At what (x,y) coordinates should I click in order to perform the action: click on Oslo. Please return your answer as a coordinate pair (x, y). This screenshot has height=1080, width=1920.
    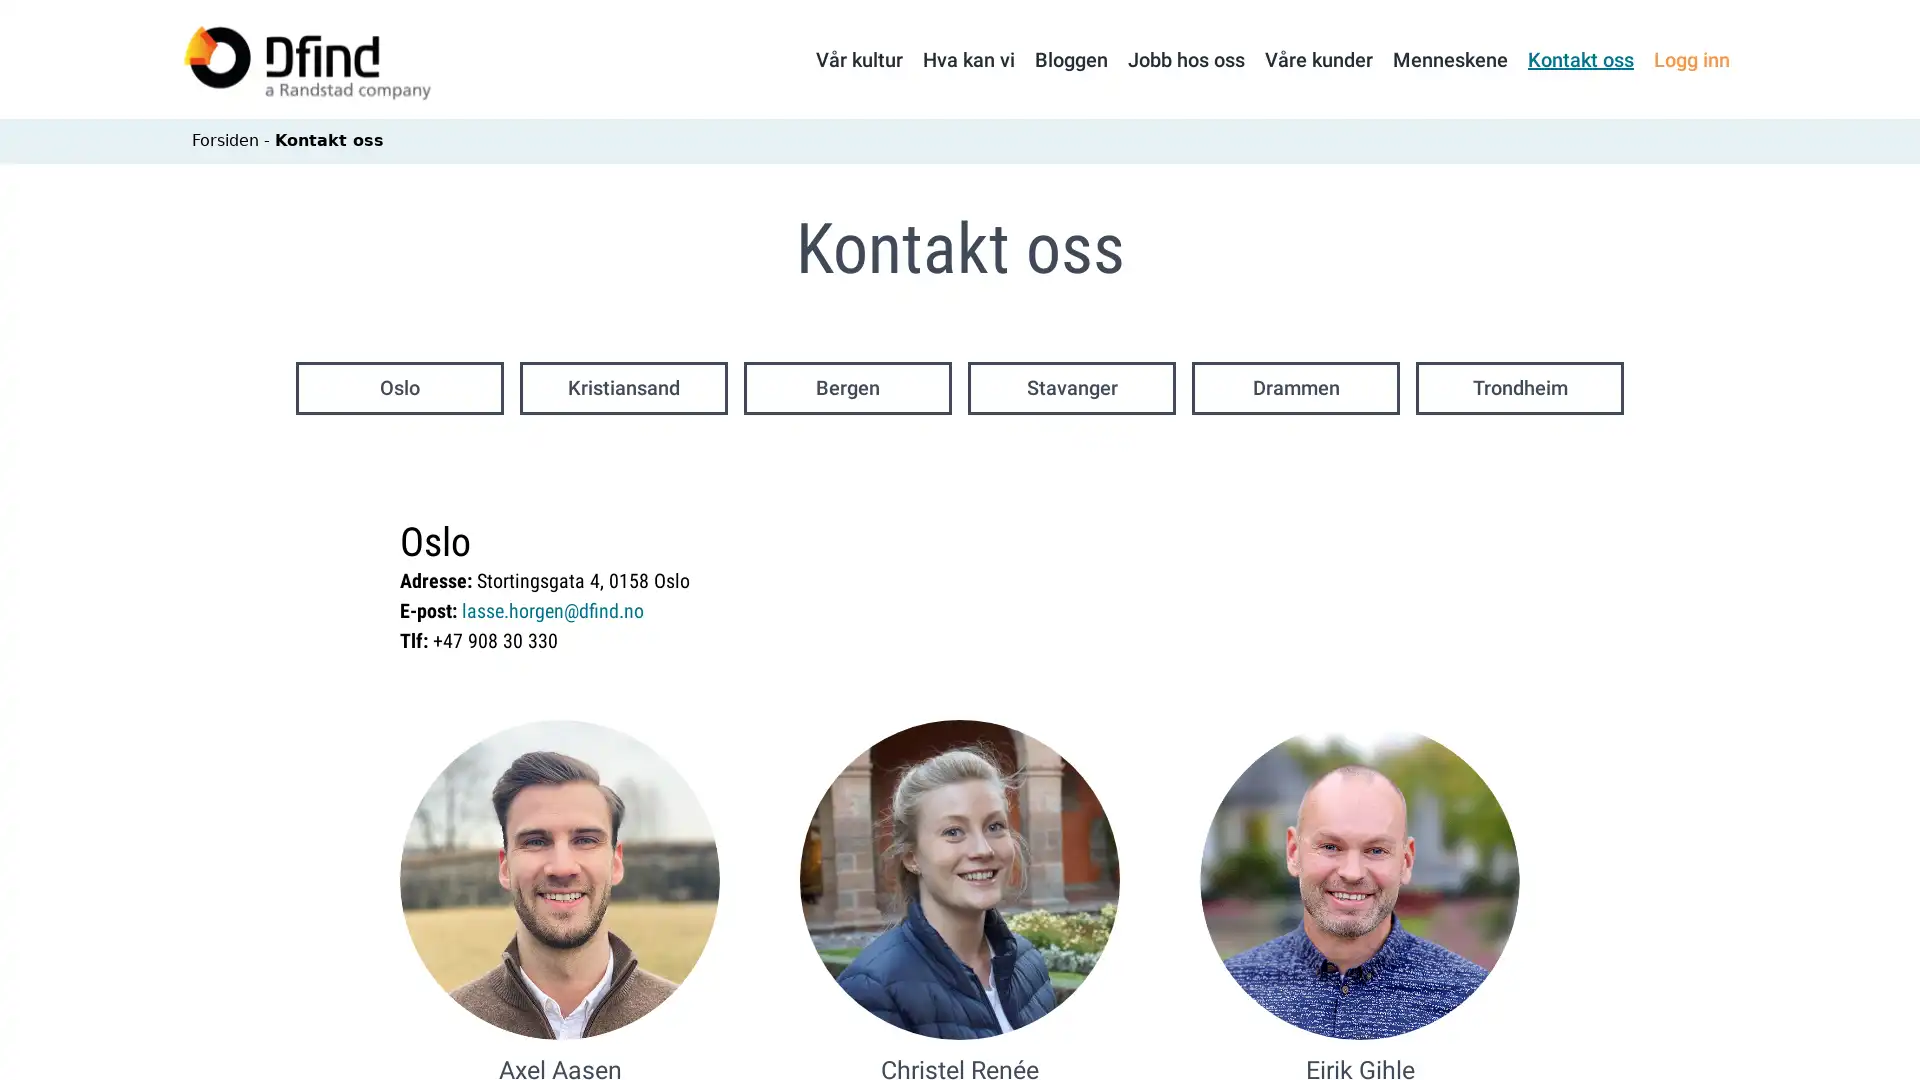
    Looking at the image, I should click on (399, 388).